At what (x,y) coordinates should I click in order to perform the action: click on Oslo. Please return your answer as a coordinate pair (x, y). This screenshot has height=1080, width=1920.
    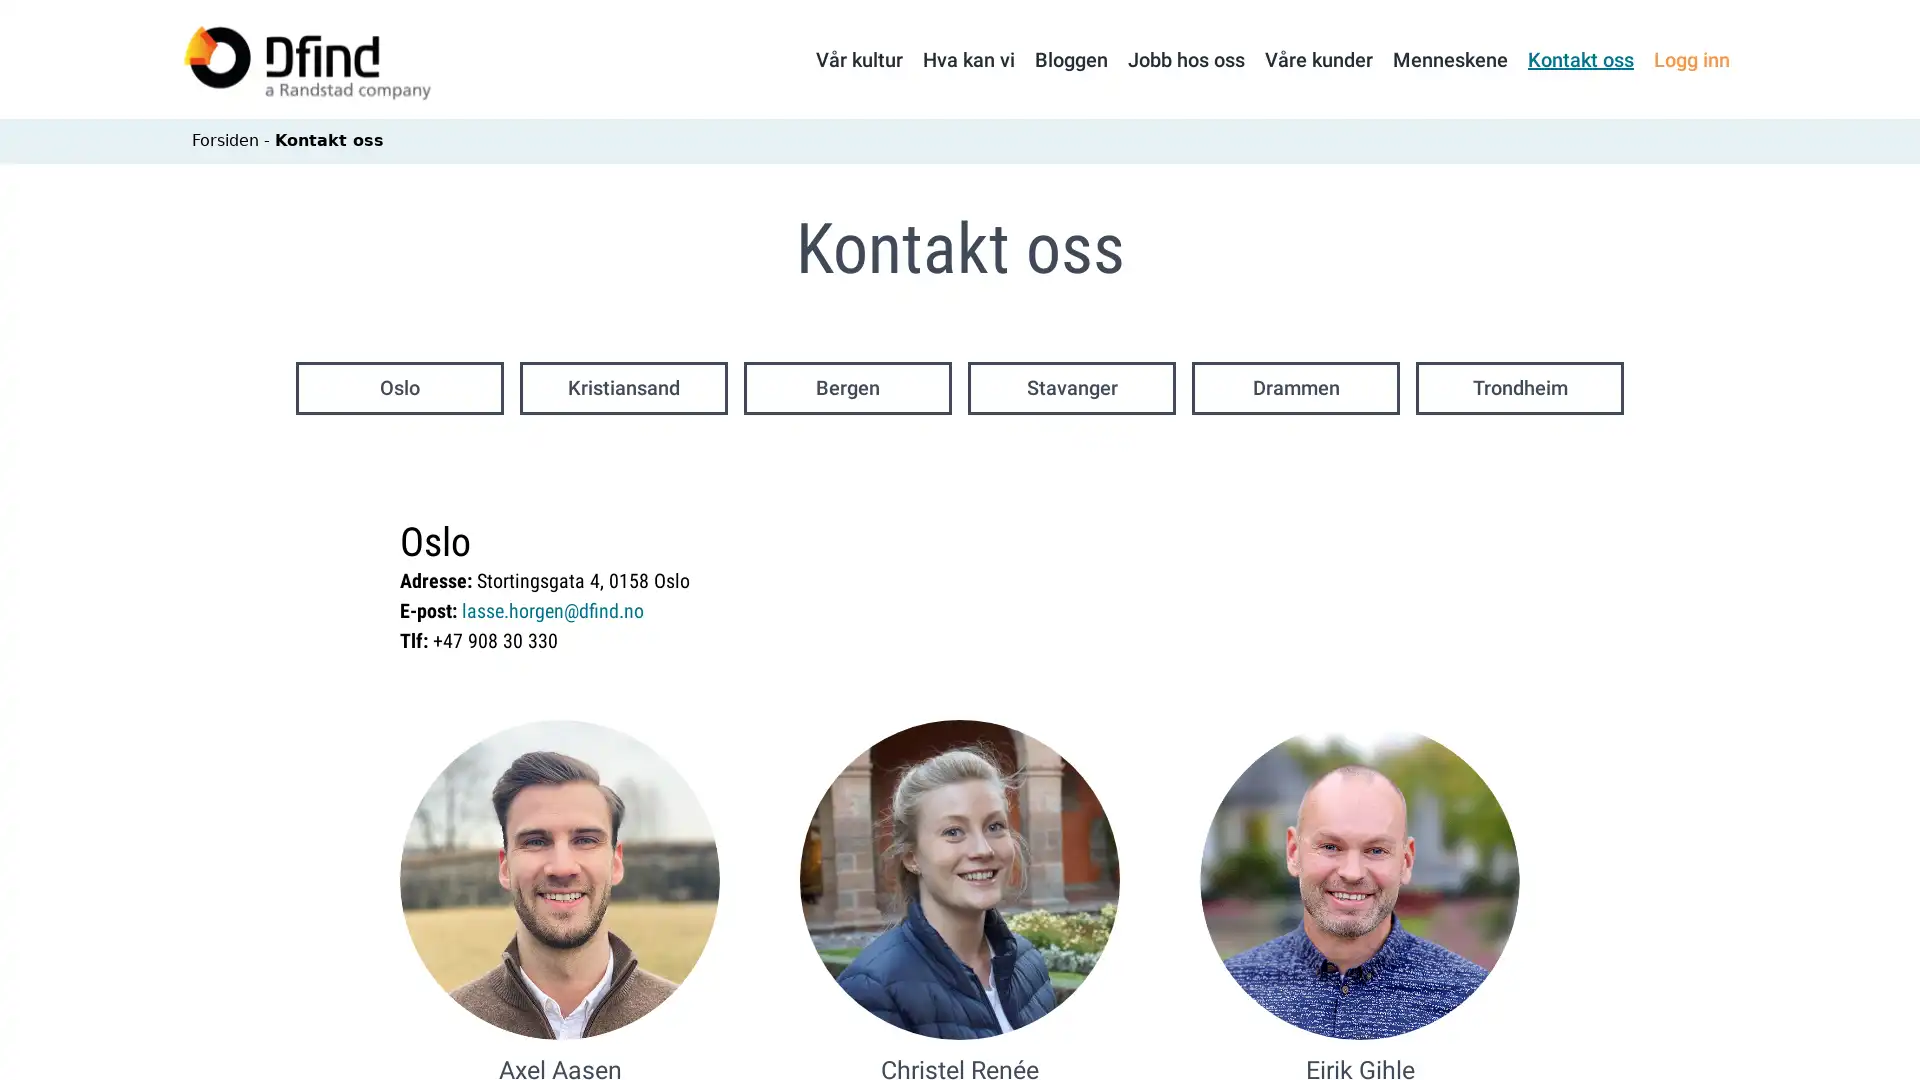
    Looking at the image, I should click on (399, 388).